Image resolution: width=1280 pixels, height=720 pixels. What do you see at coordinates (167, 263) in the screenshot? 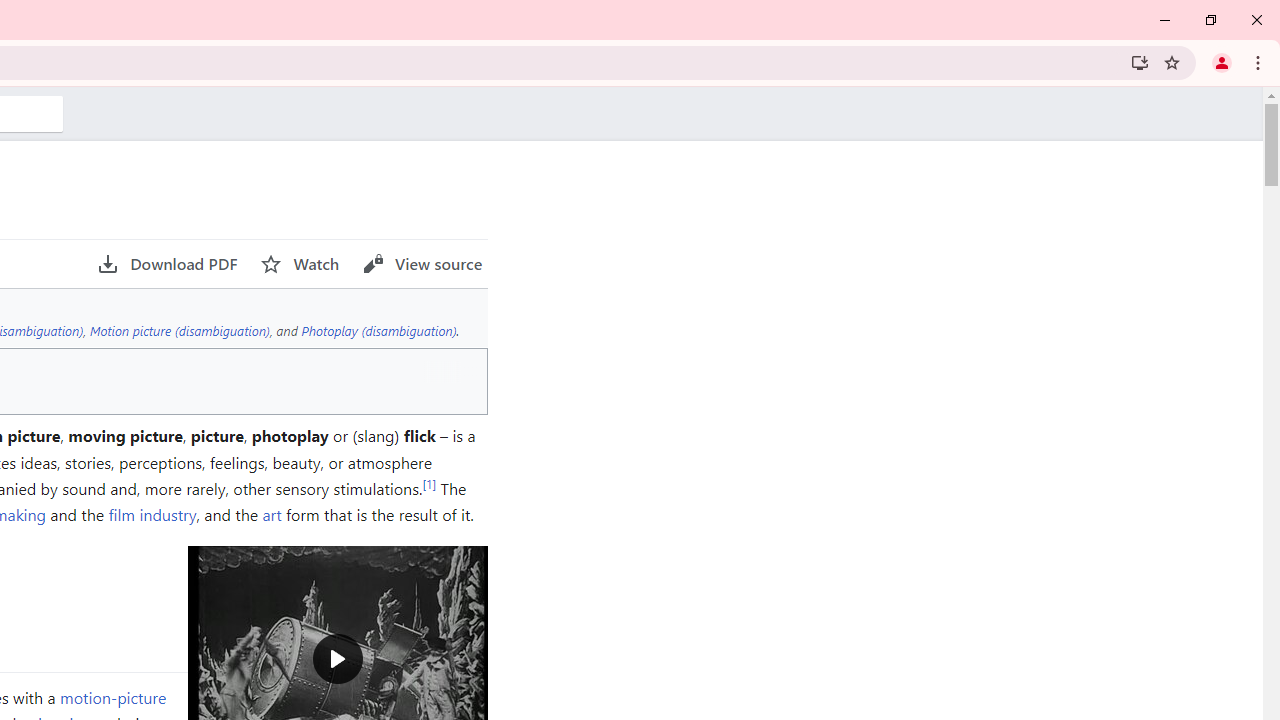
I see `'Download PDF'` at bounding box center [167, 263].